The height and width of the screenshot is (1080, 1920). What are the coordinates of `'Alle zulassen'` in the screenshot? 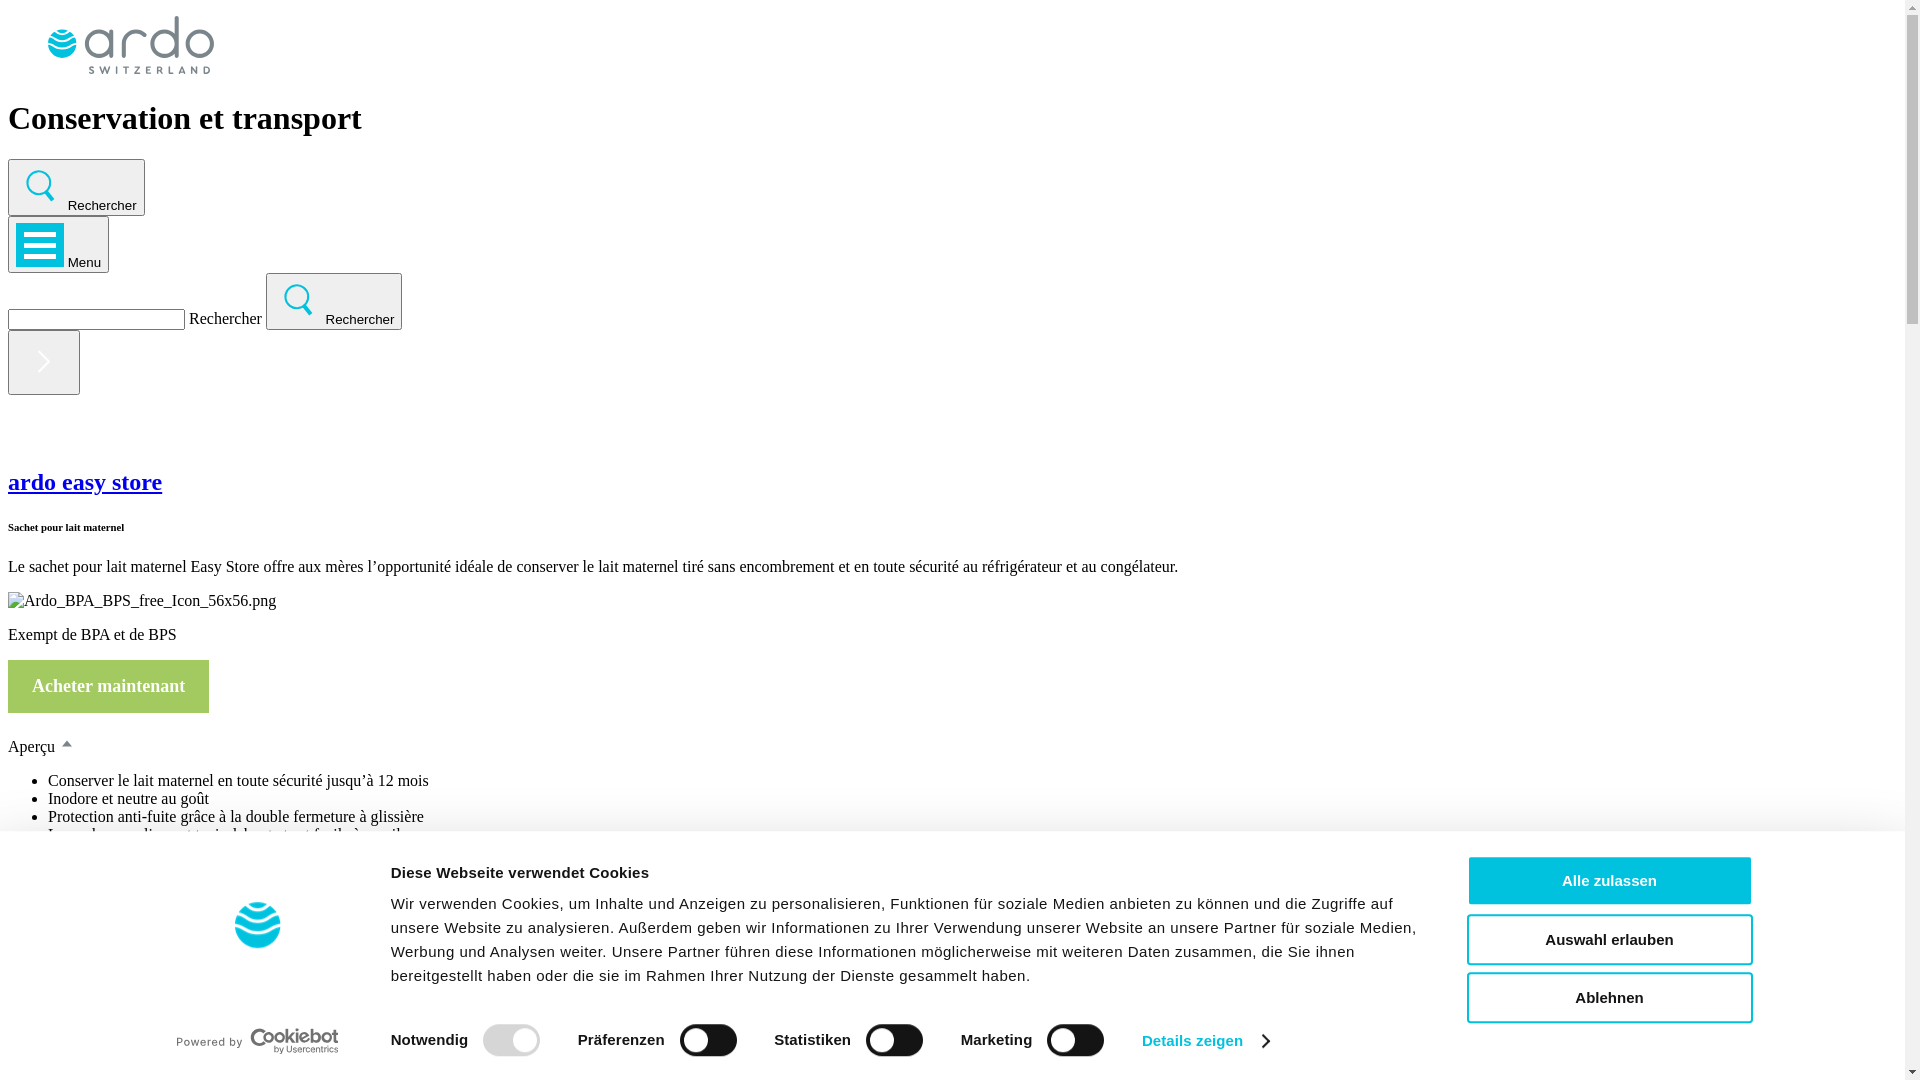 It's located at (1608, 879).